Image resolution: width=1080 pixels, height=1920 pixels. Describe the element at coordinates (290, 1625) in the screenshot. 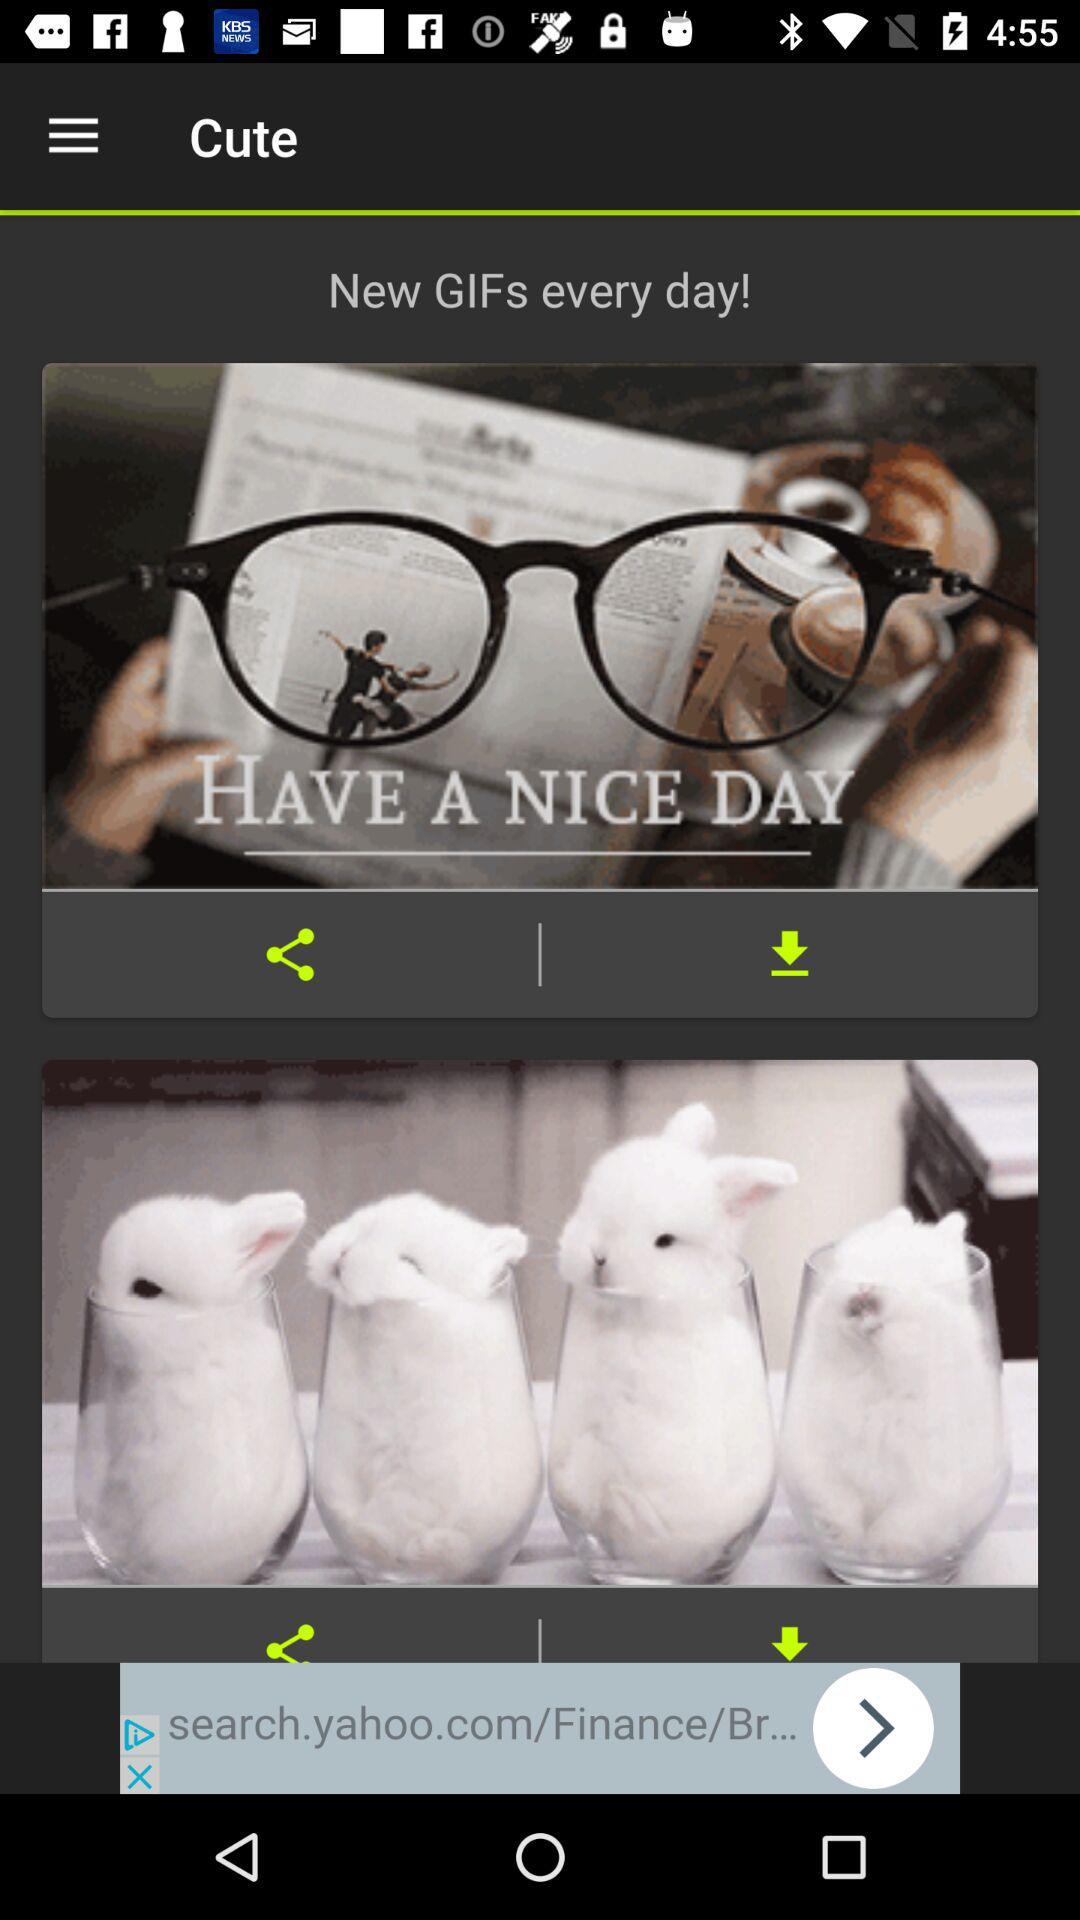

I see `share the article` at that location.